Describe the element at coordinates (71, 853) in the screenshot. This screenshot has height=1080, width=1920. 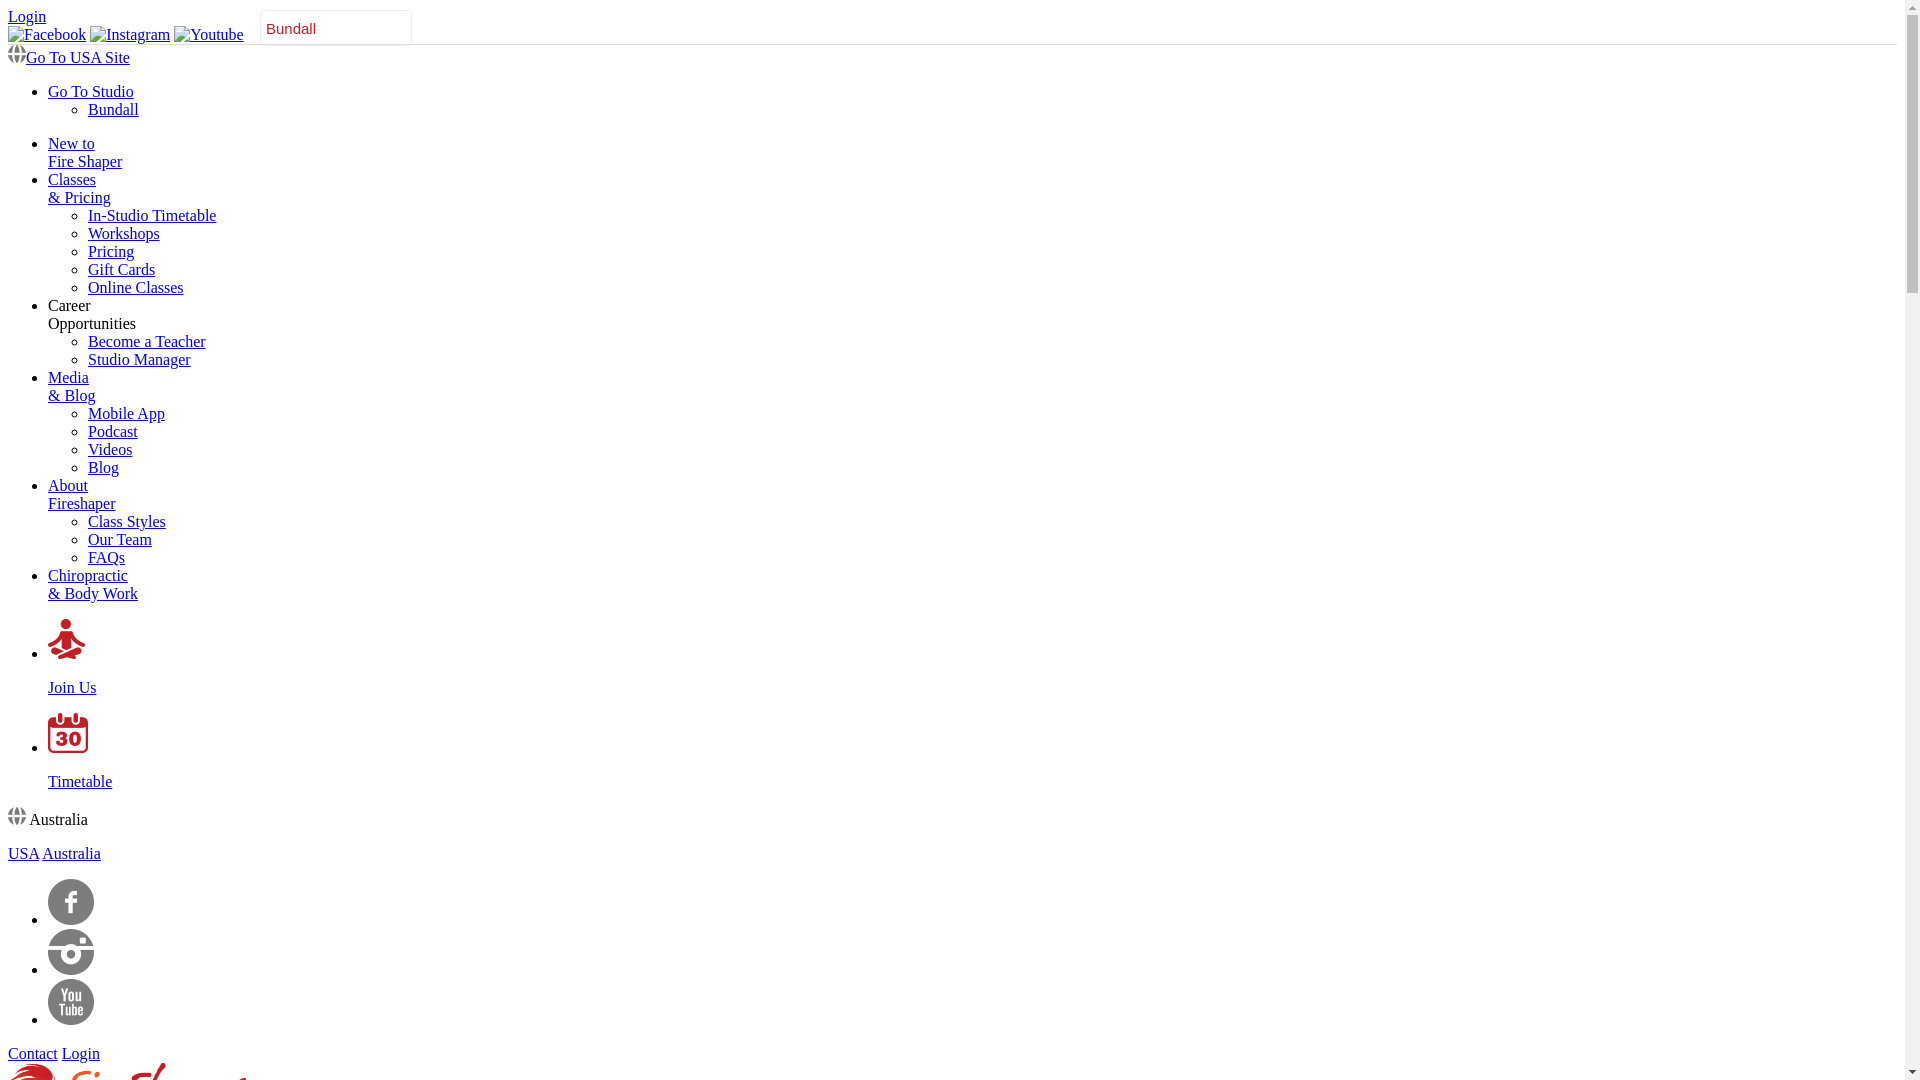
I see `'Australia'` at that location.